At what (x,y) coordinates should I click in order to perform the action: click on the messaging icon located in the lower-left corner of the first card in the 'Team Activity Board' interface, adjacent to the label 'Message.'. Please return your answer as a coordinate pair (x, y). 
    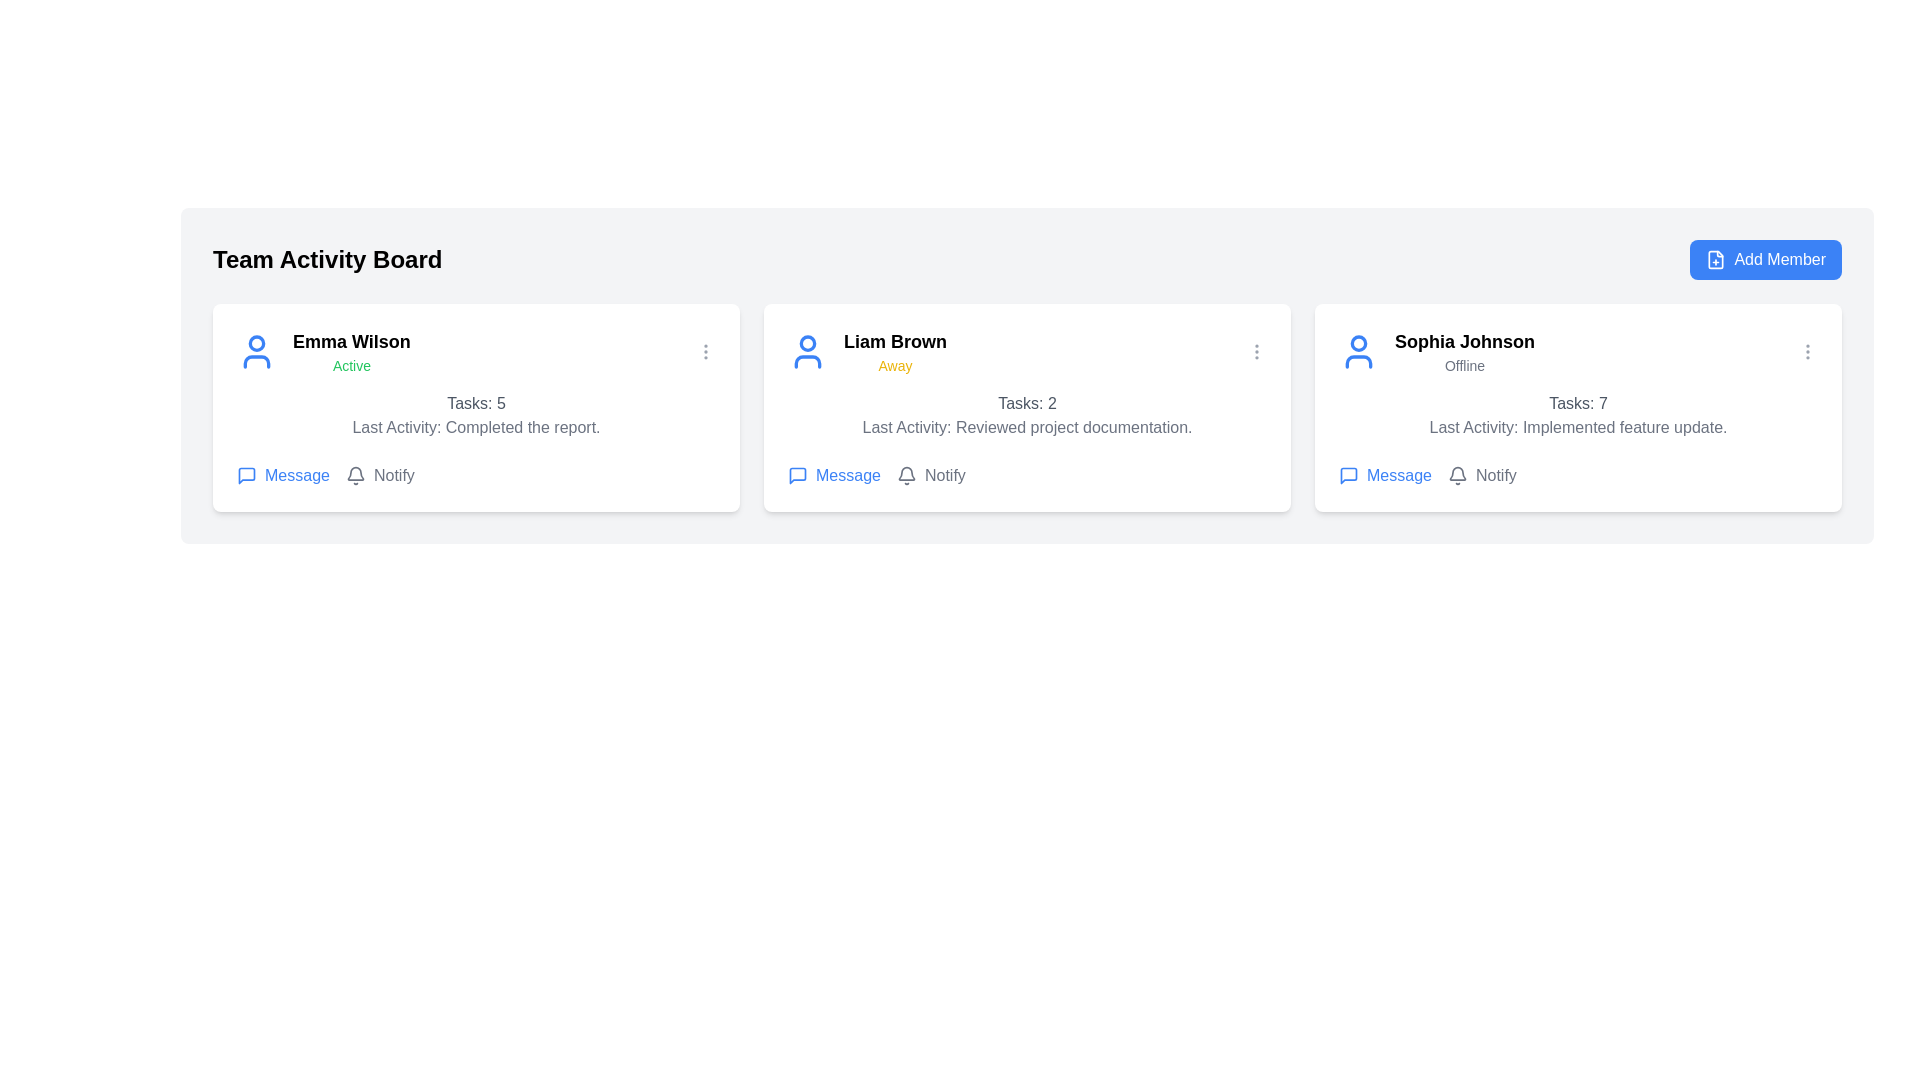
    Looking at the image, I should click on (245, 475).